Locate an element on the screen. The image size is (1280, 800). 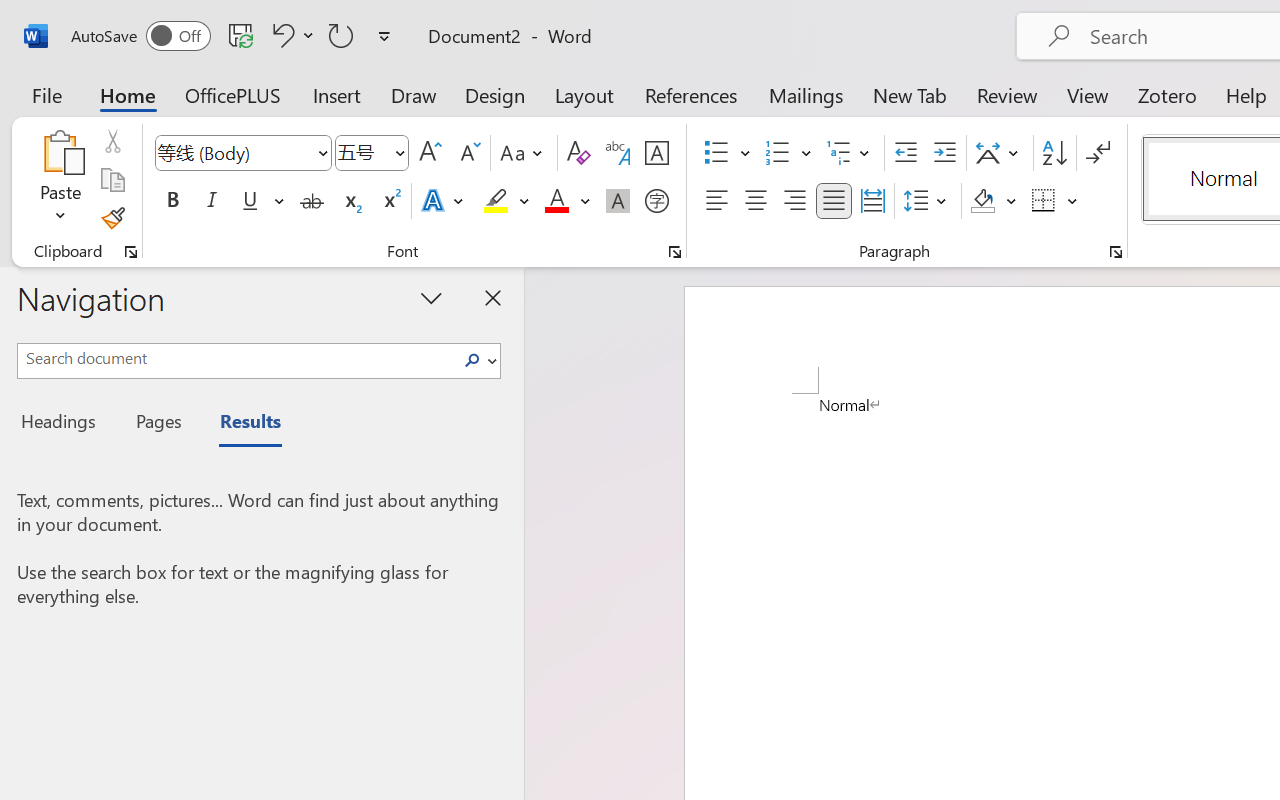
'Font Color Red' is located at coordinates (556, 201).